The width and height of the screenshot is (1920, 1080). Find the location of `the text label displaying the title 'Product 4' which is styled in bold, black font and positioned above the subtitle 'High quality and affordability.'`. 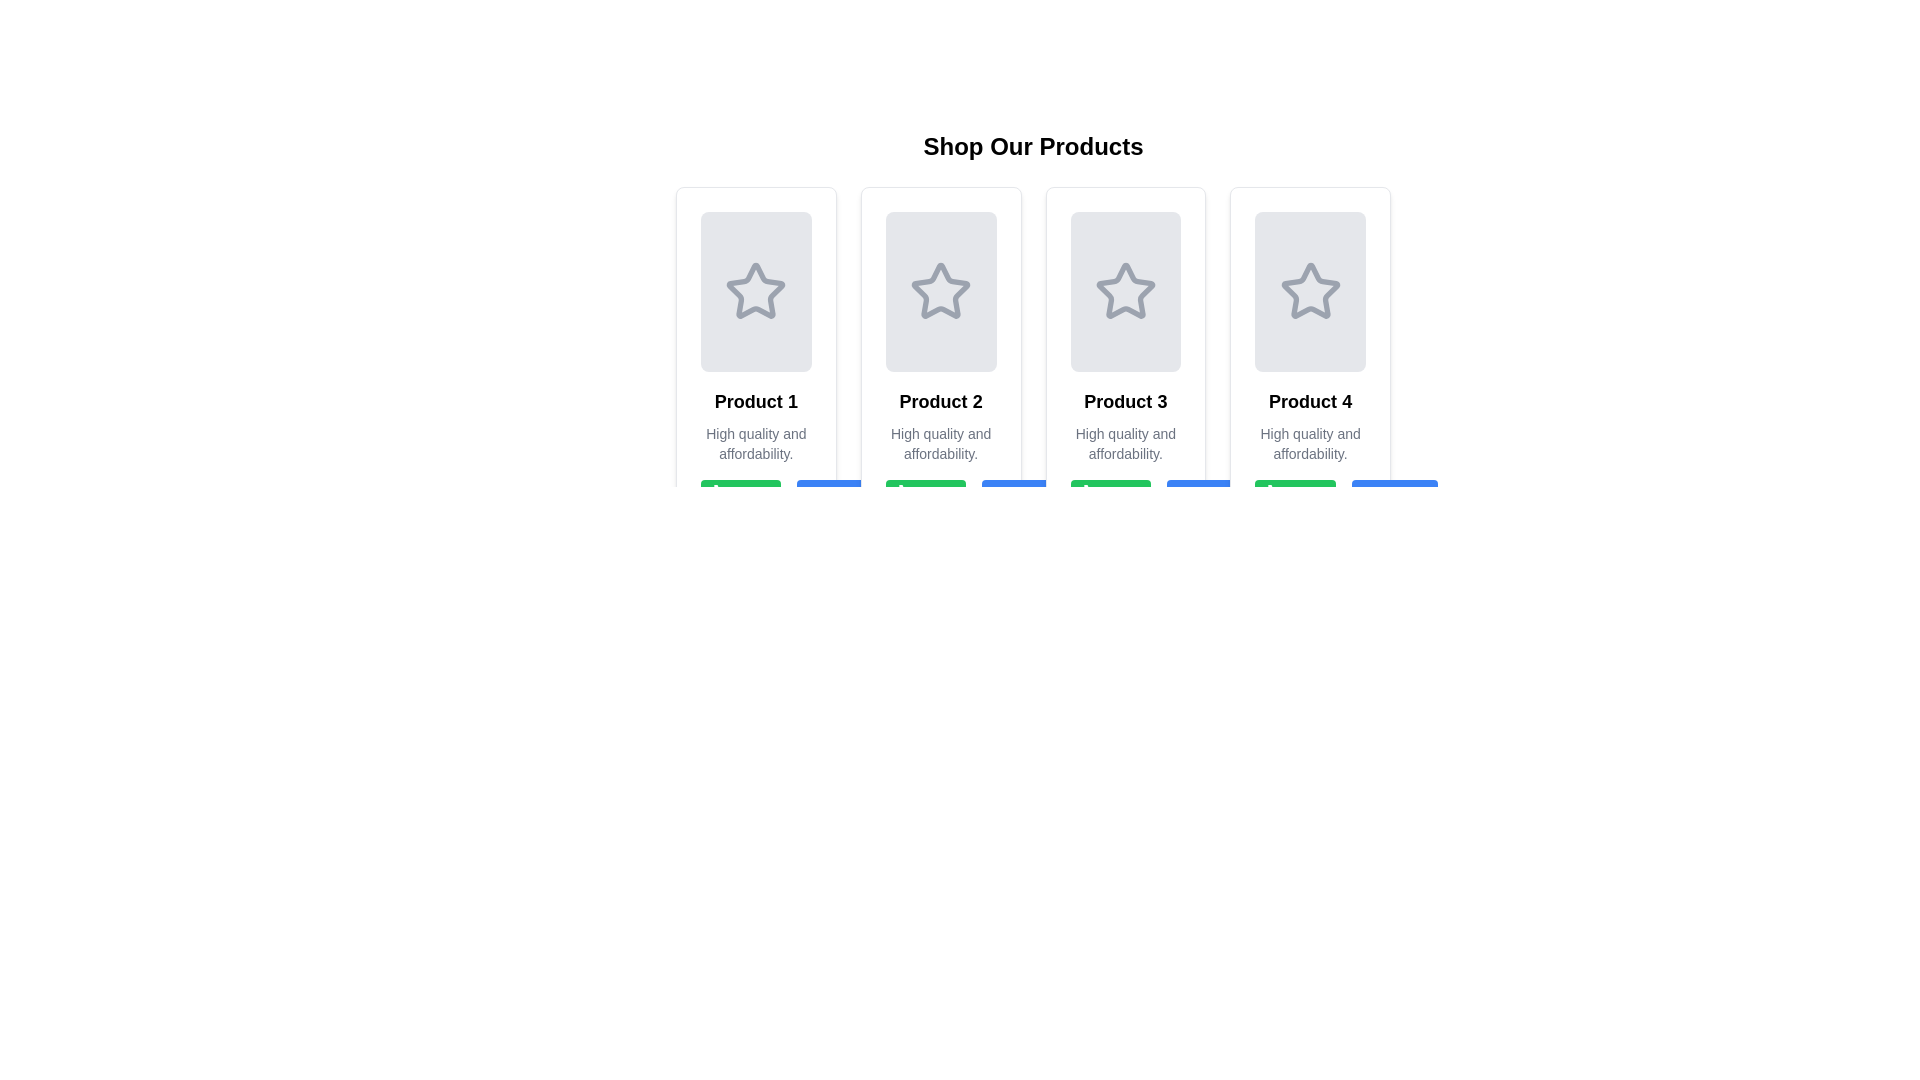

the text label displaying the title 'Product 4' which is styled in bold, black font and positioned above the subtitle 'High quality and affordability.' is located at coordinates (1310, 401).